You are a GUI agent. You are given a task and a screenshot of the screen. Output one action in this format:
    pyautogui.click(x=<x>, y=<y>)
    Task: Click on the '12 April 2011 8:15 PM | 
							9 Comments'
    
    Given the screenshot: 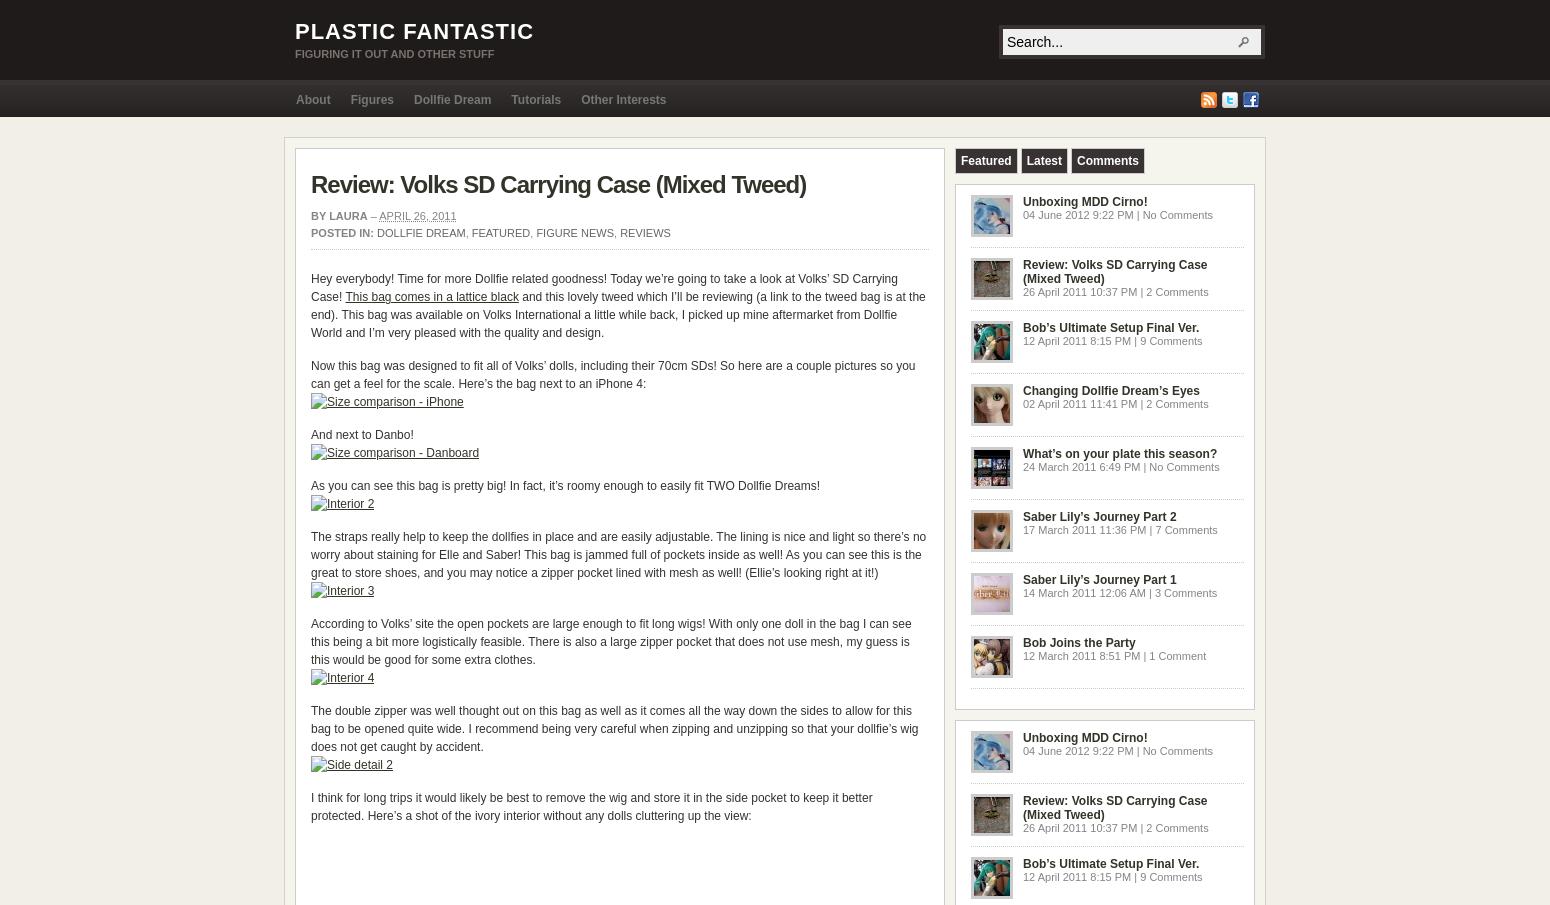 What is the action you would take?
    pyautogui.click(x=1023, y=340)
    